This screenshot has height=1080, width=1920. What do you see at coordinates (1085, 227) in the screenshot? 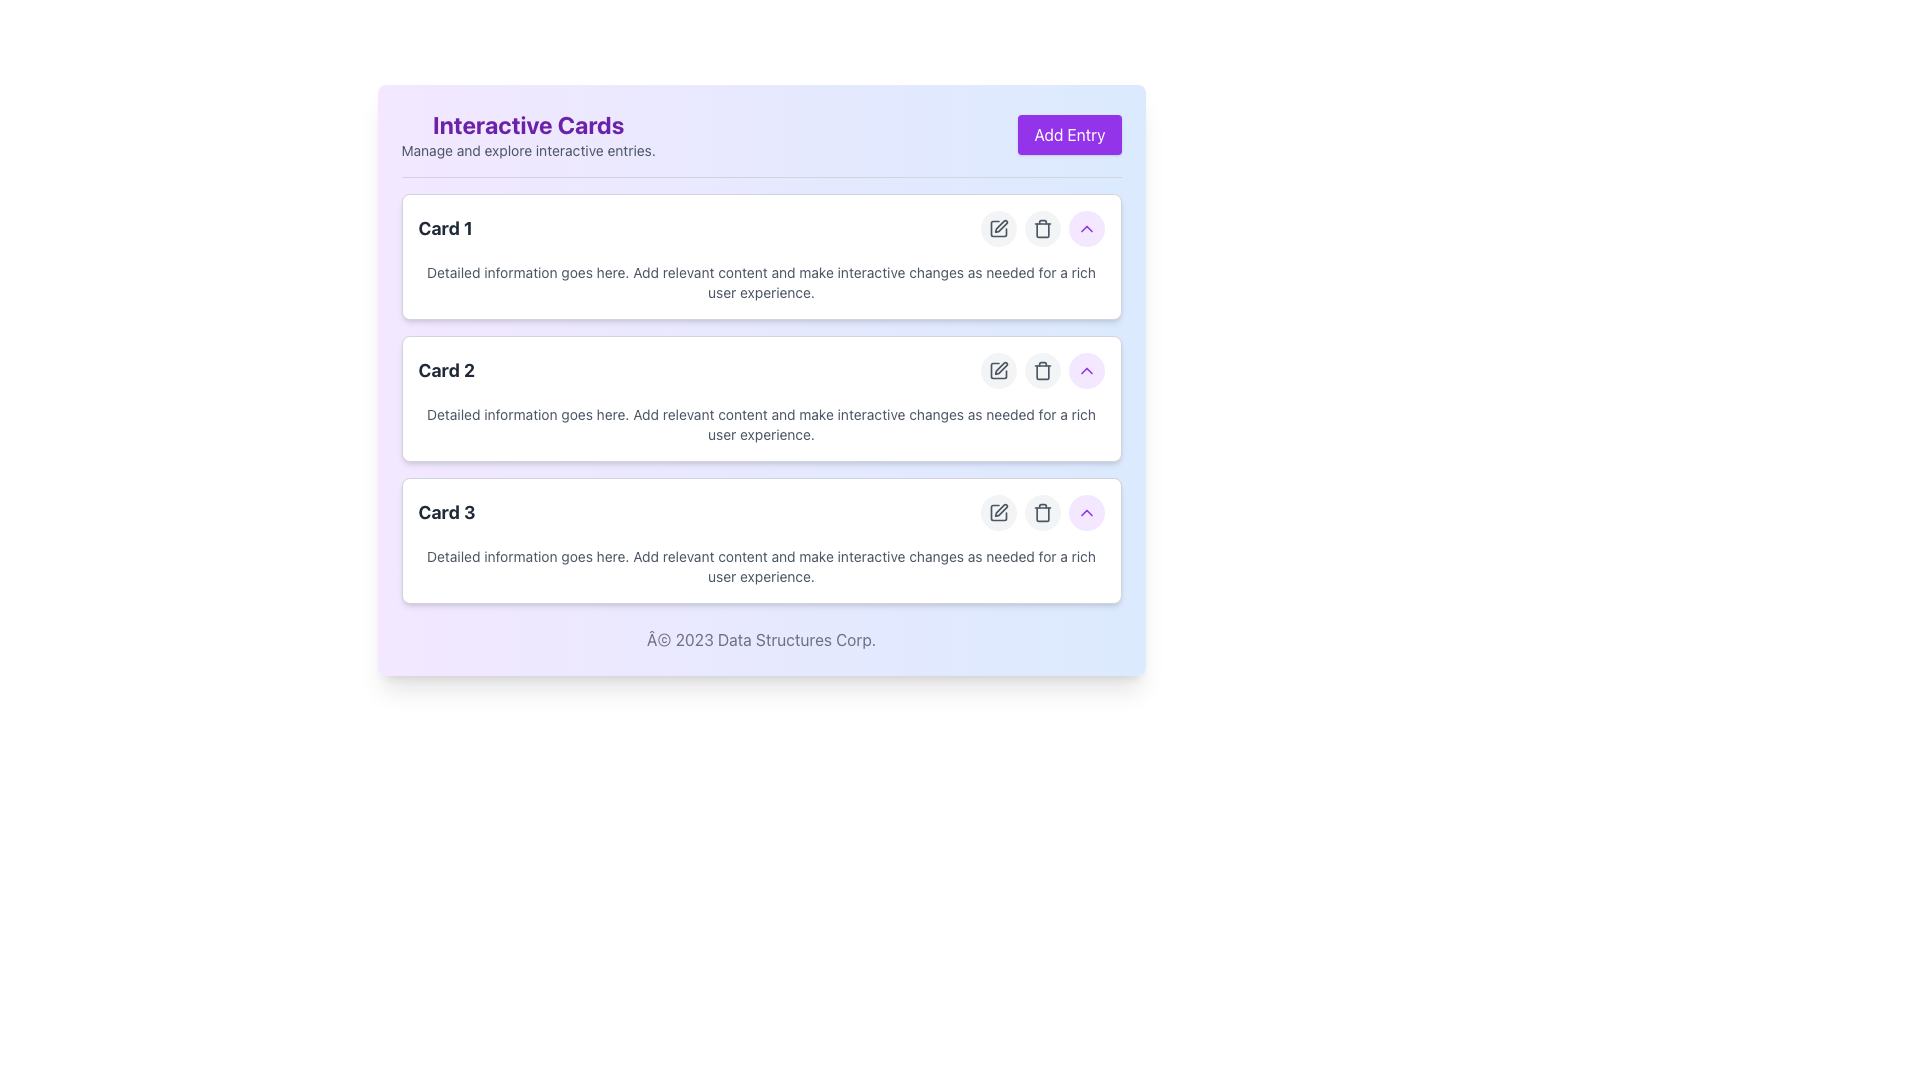
I see `the rightmost rounded button with a light purple background and a chevron-up icon` at bounding box center [1085, 227].